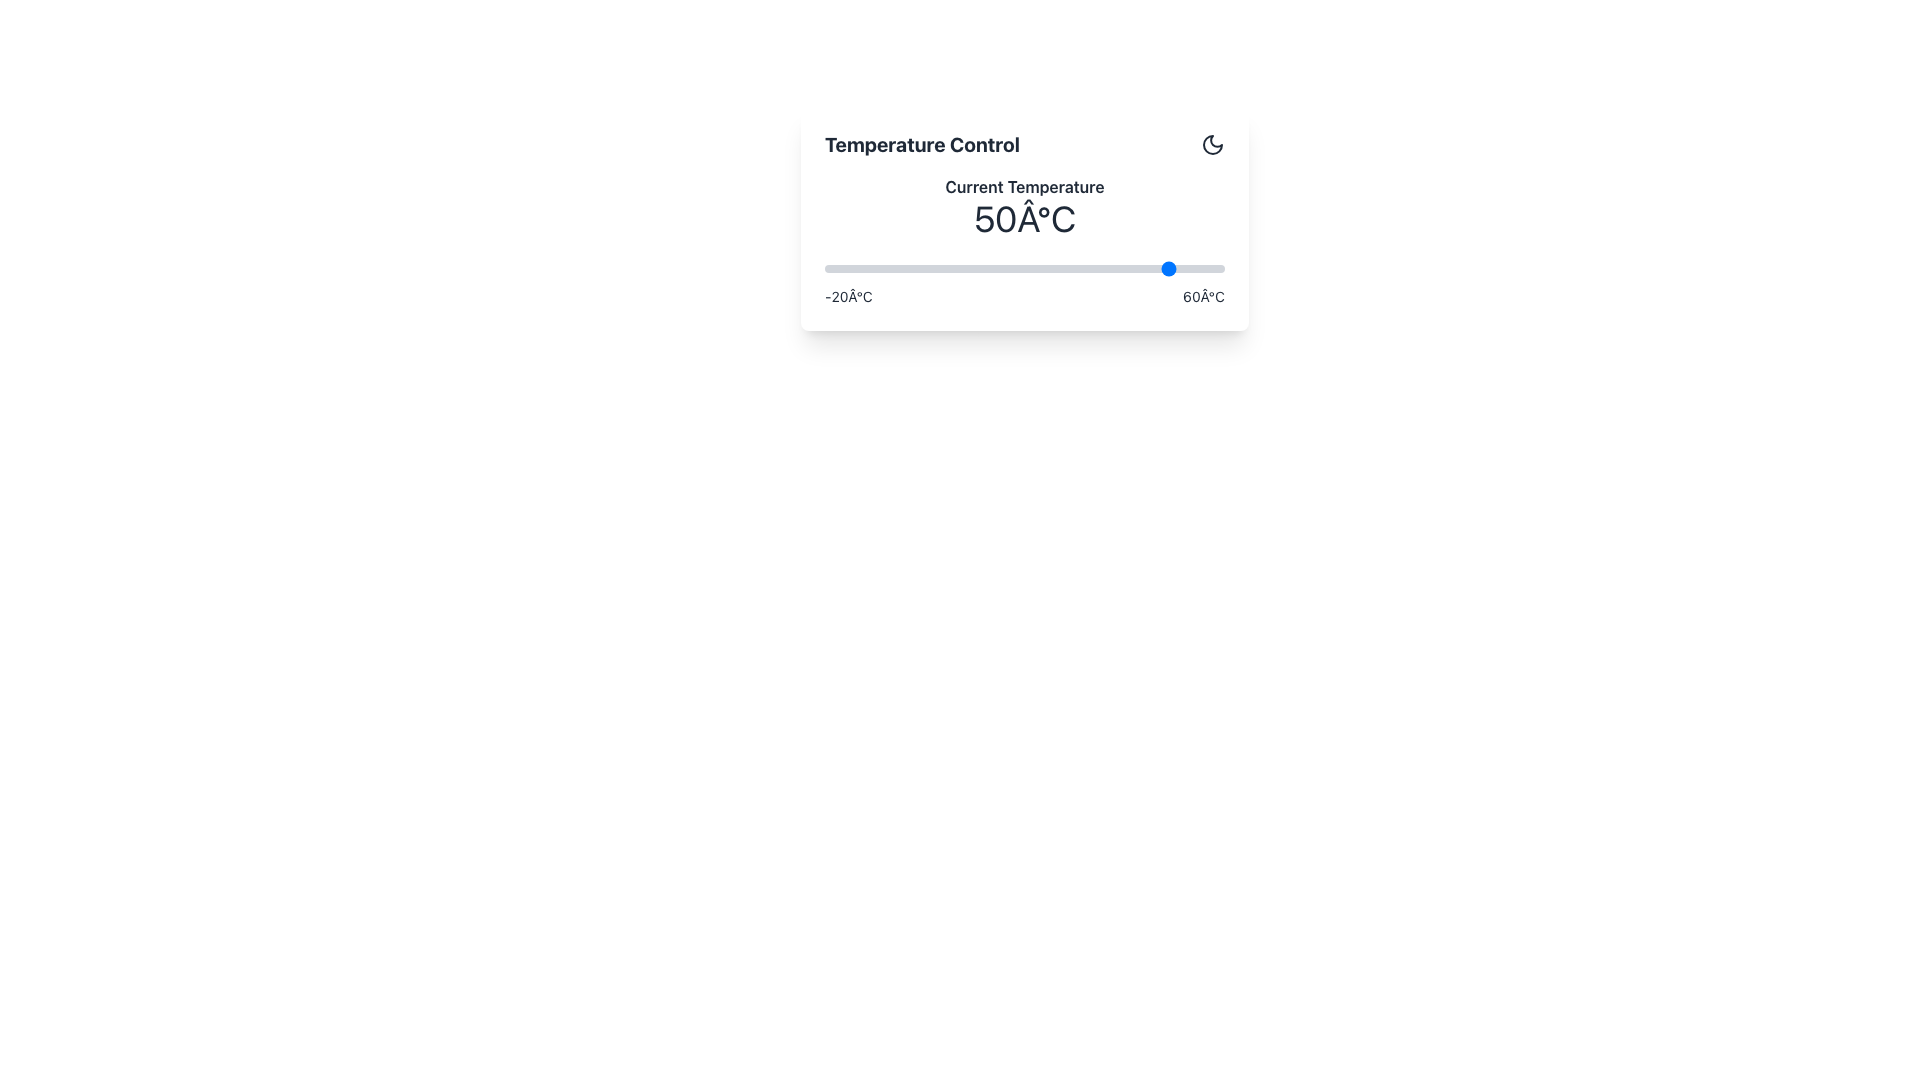 This screenshot has height=1080, width=1920. What do you see at coordinates (840, 268) in the screenshot?
I see `the temperature` at bounding box center [840, 268].